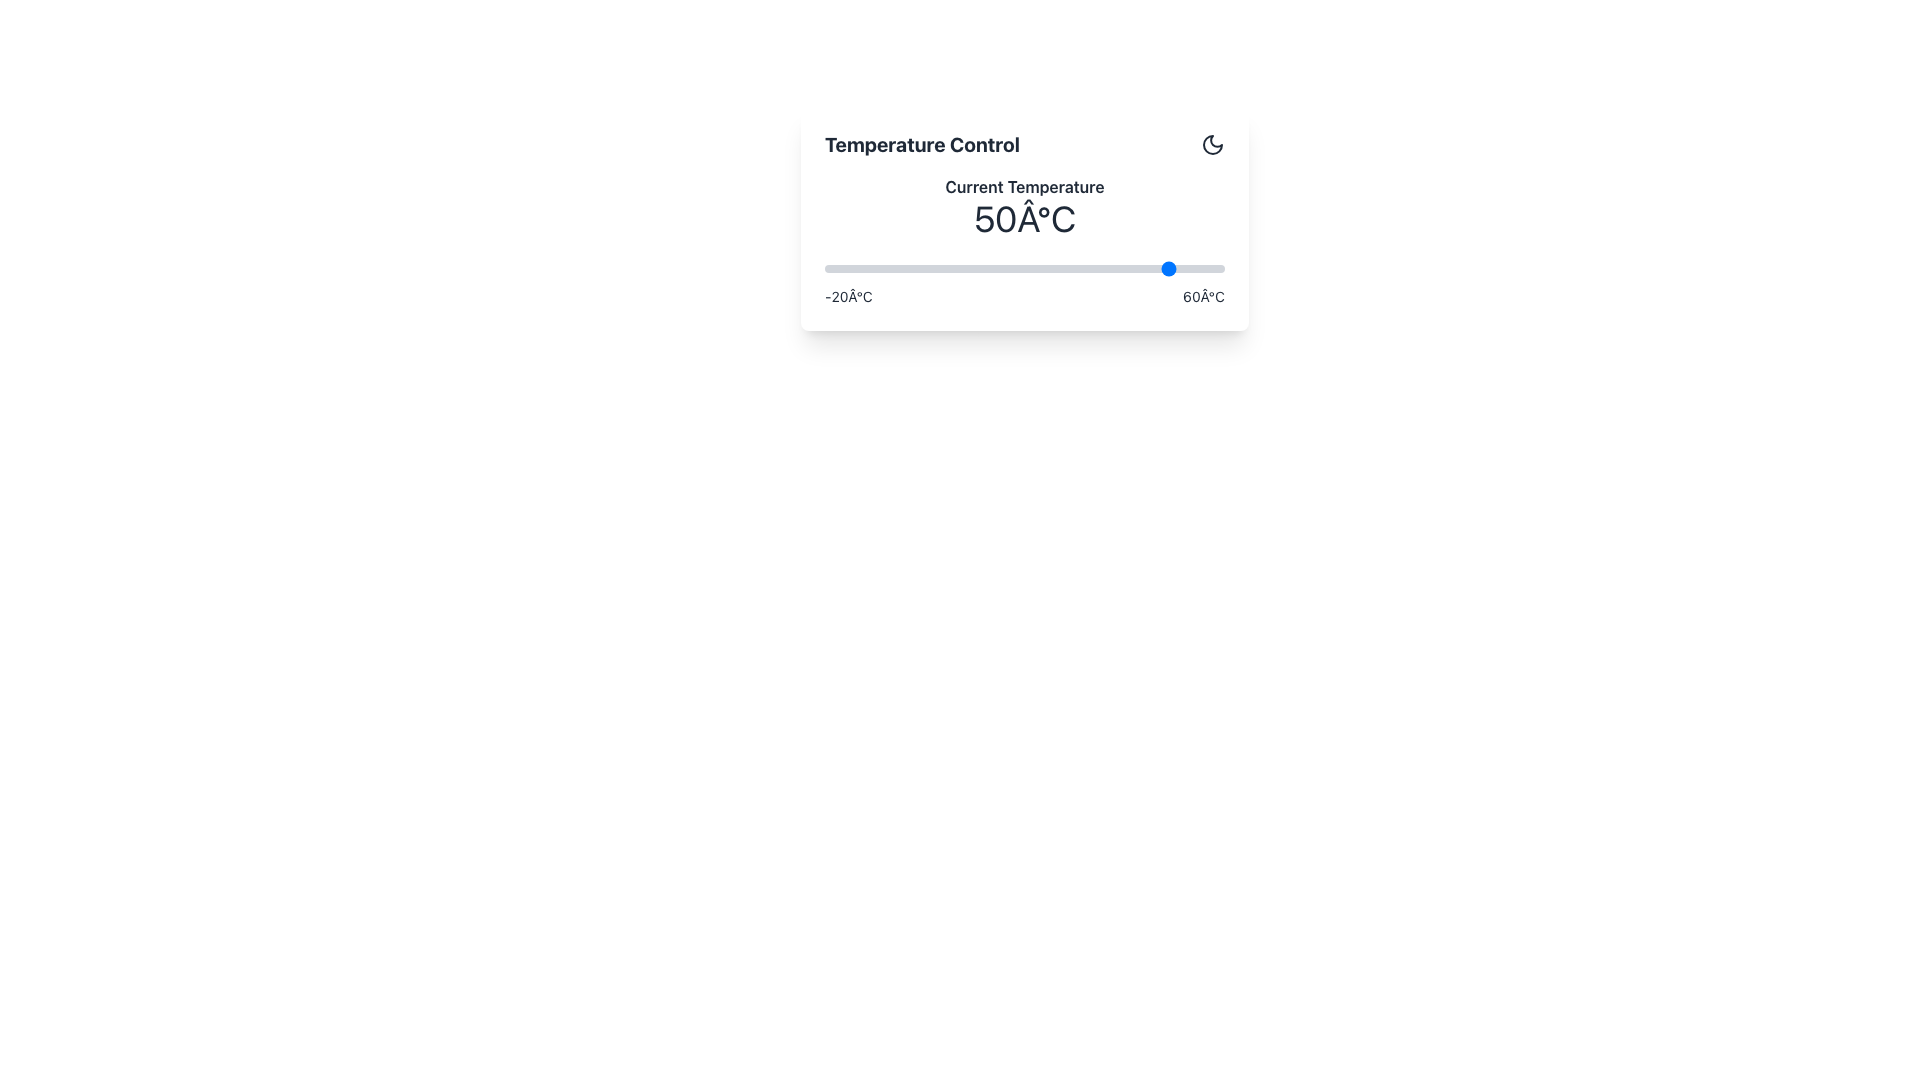 This screenshot has height=1080, width=1920. What do you see at coordinates (840, 268) in the screenshot?
I see `the temperature` at bounding box center [840, 268].